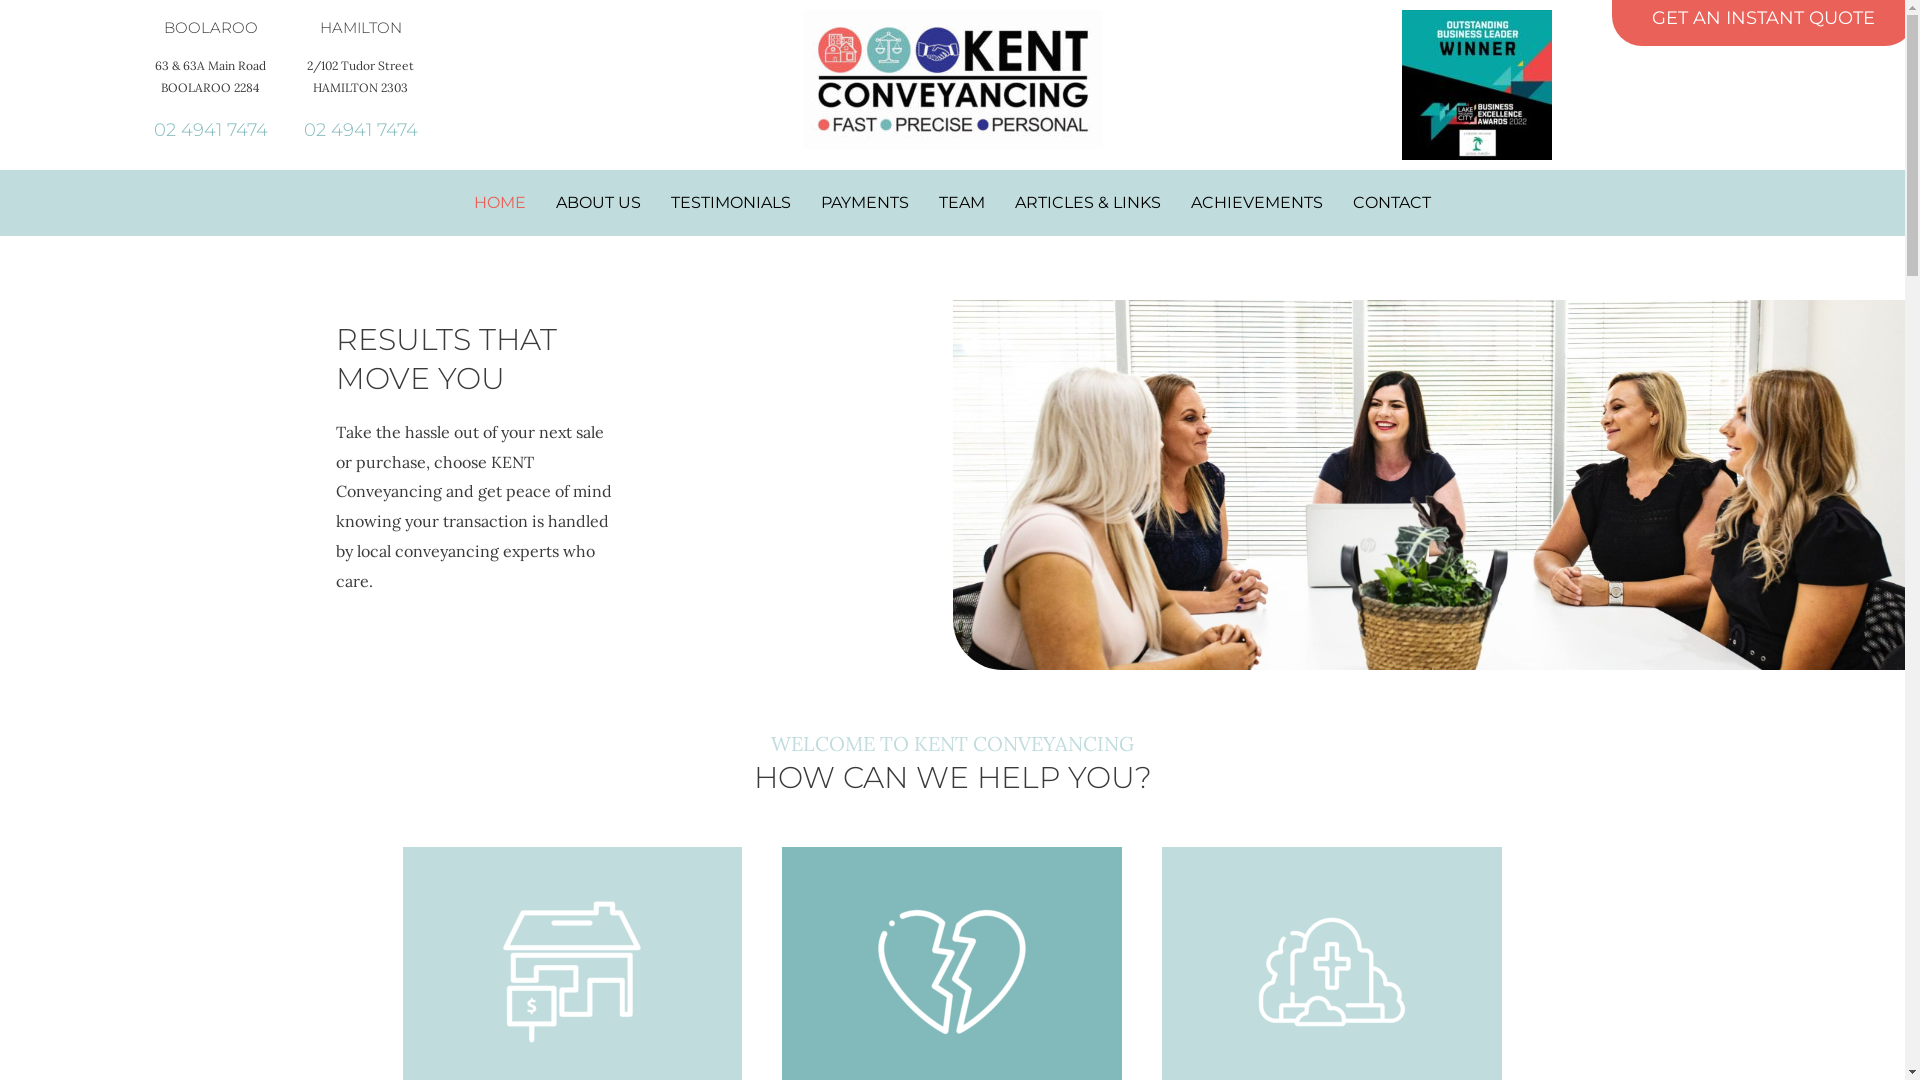 This screenshot has width=1920, height=1080. Describe the element at coordinates (961, 203) in the screenshot. I see `'TEAM'` at that location.